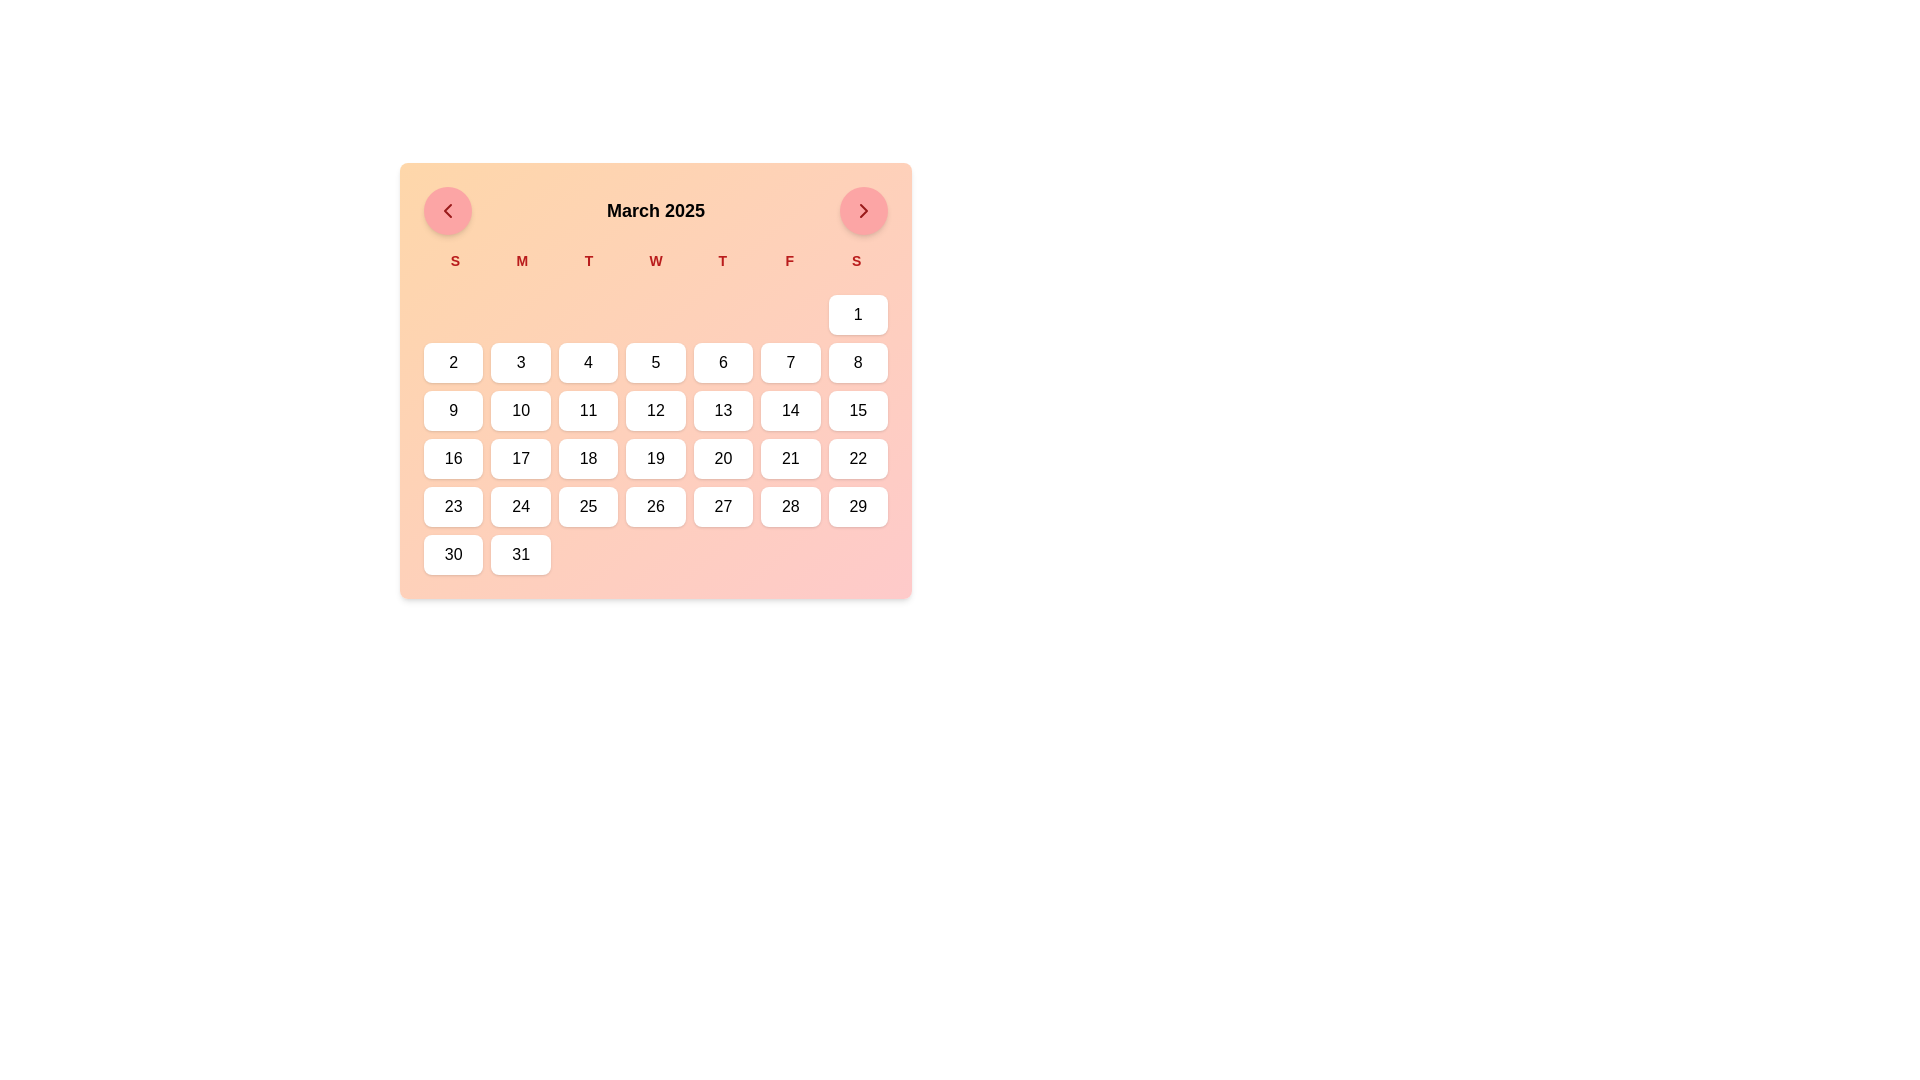 This screenshot has width=1920, height=1080. Describe the element at coordinates (452, 315) in the screenshot. I see `the empty cell placeholder in the first row and first column of the calendar grid, which serves as a structural component aligning day headers` at that location.